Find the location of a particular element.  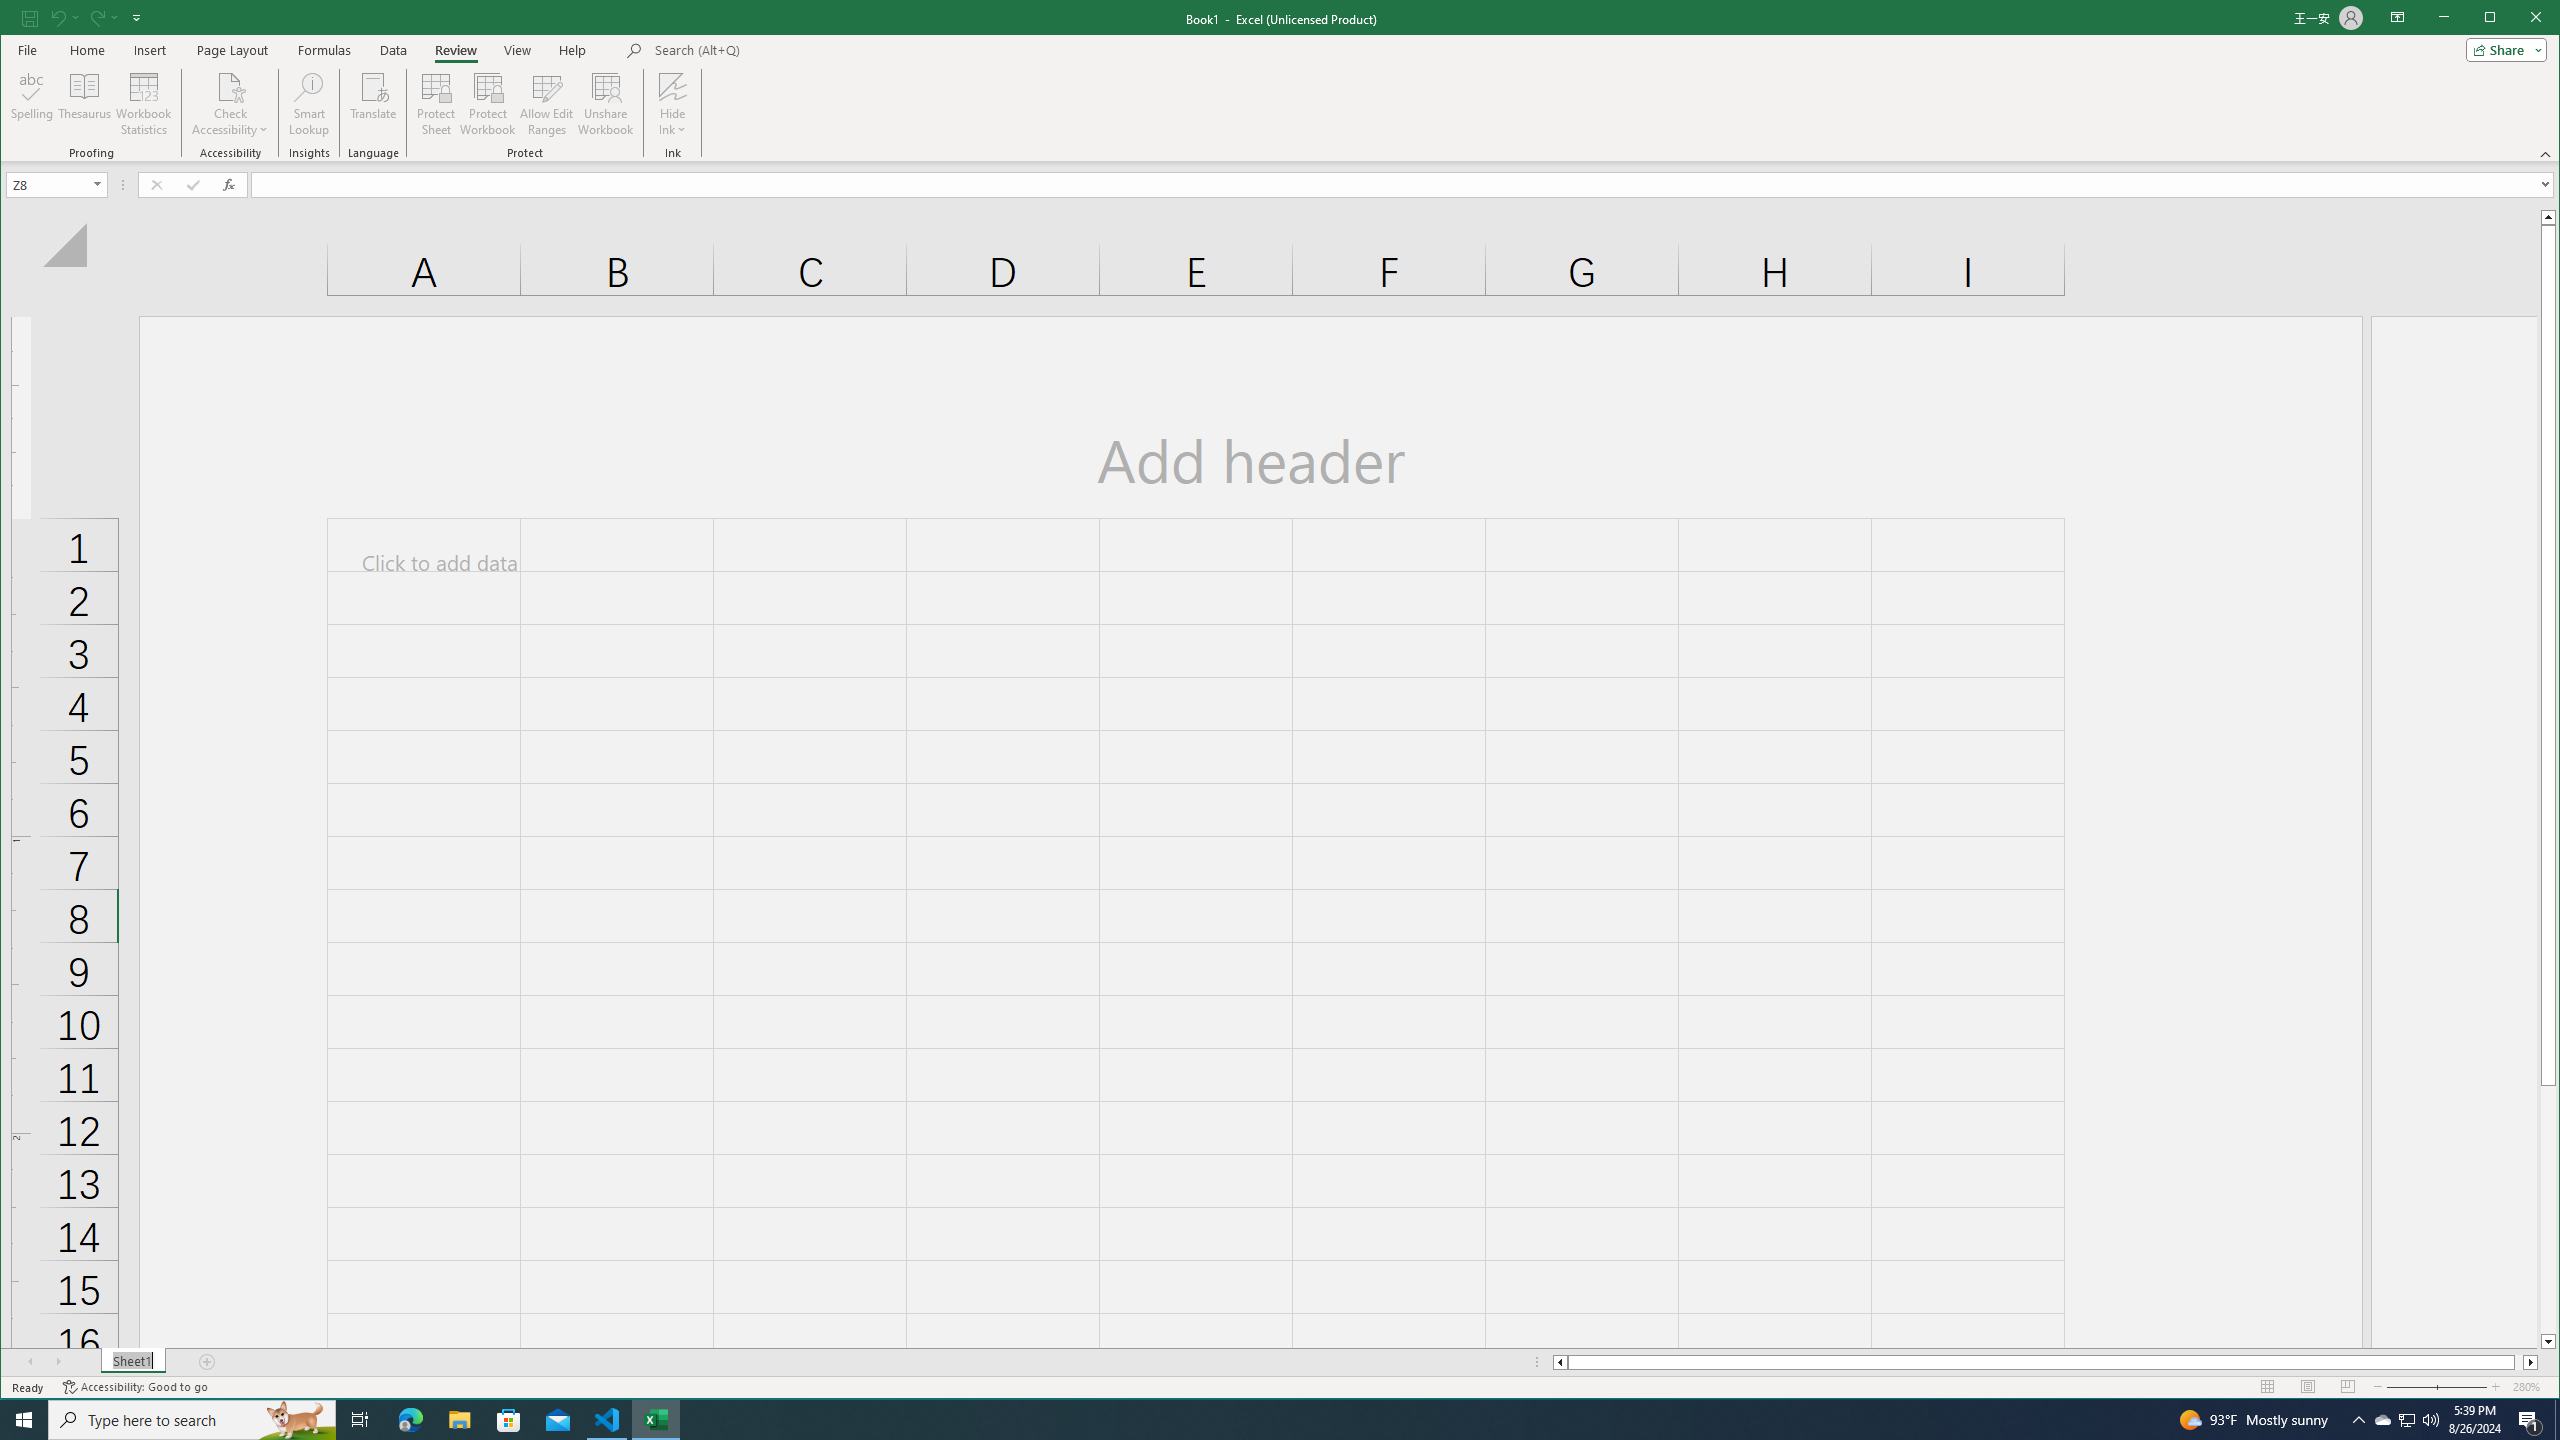

'Microsoft Edge' is located at coordinates (409, 1418).